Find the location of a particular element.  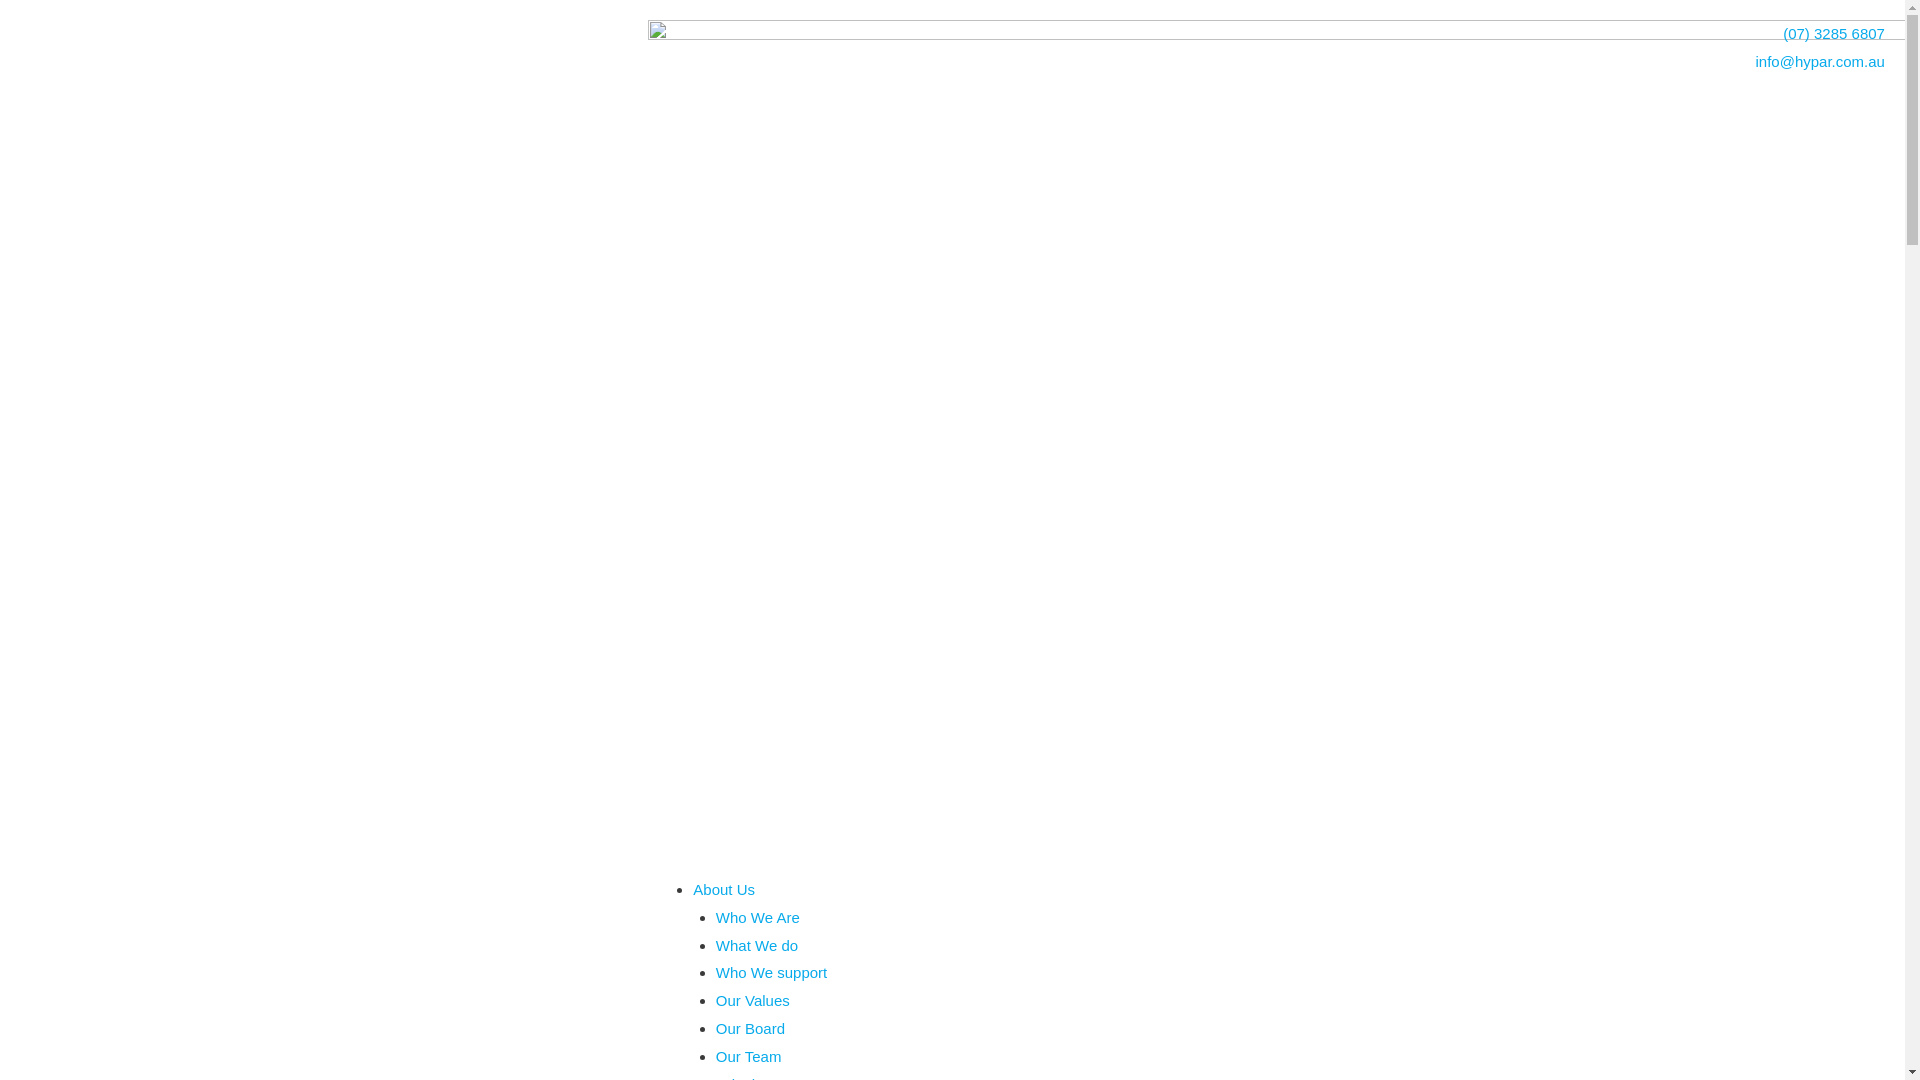

'Who We support' is located at coordinates (715, 971).